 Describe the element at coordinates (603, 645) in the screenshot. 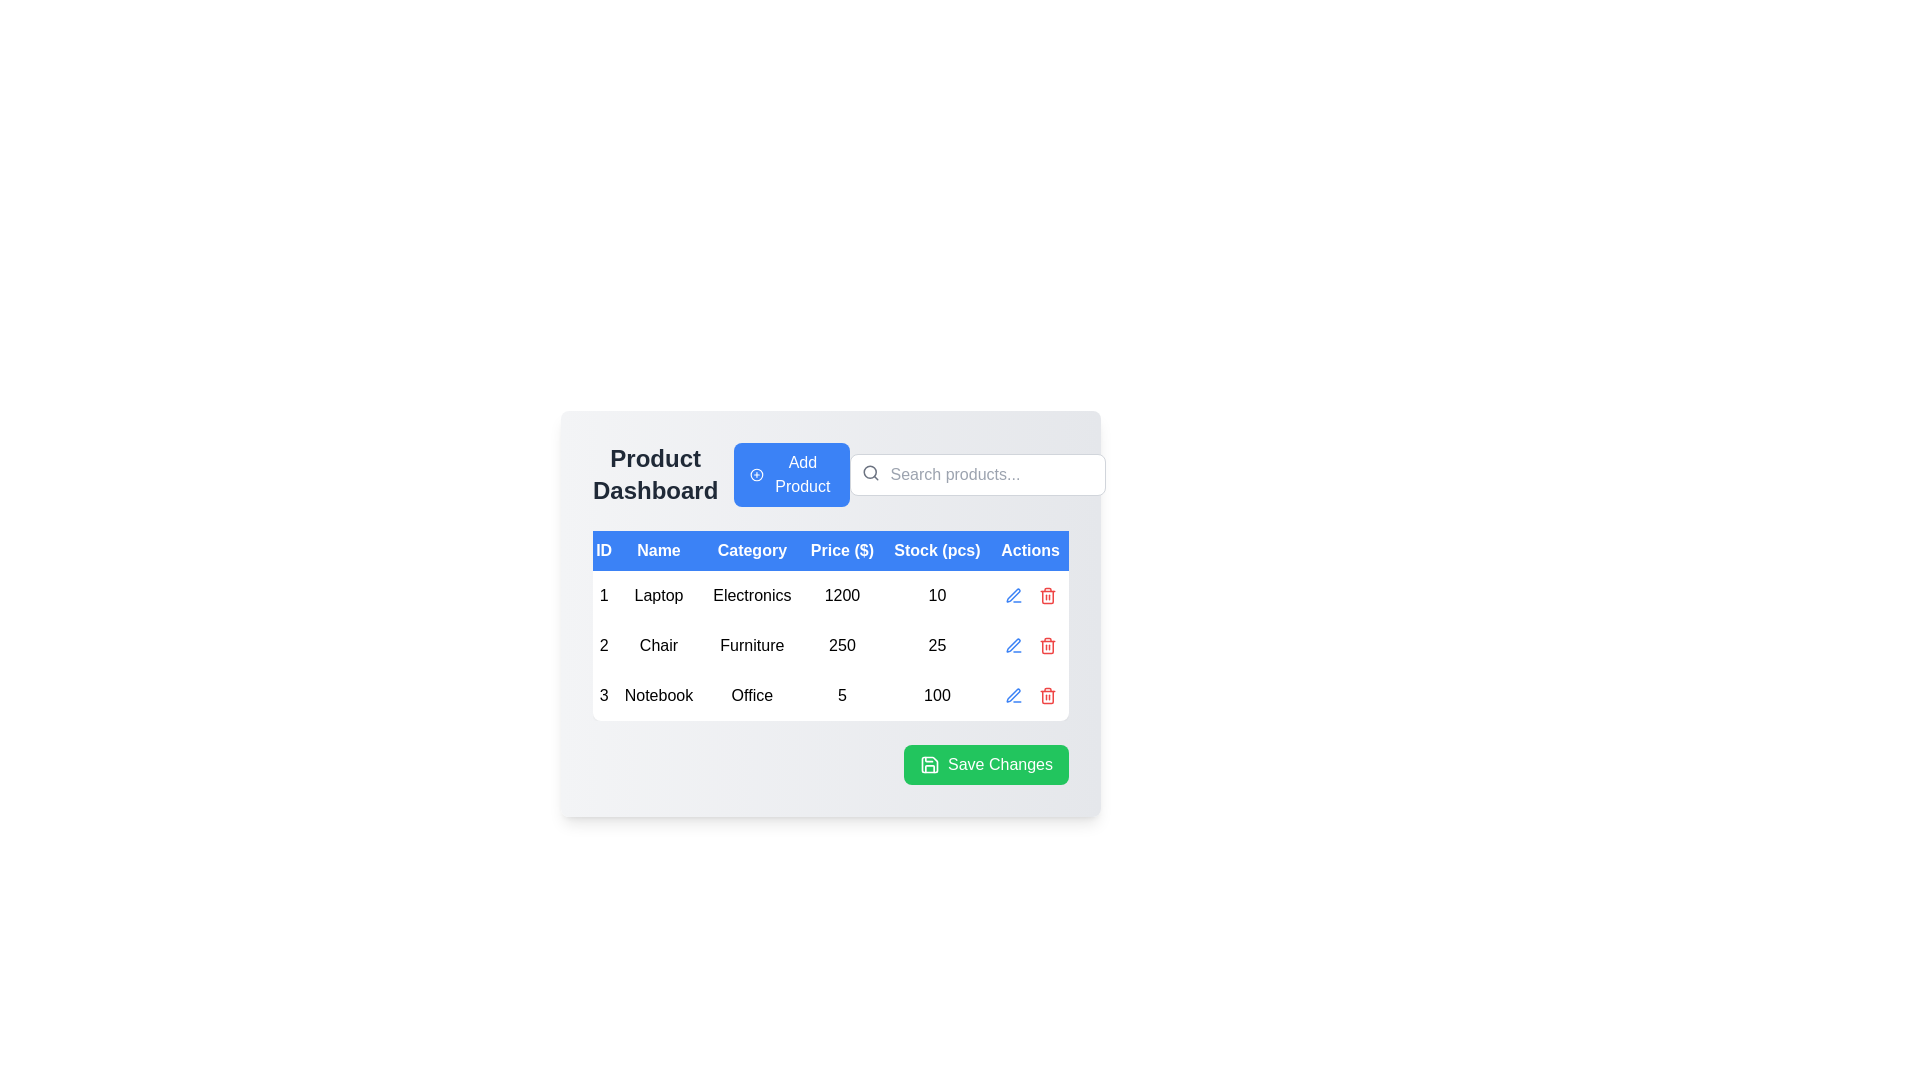

I see `the text display that serves as the unique identifier within the ID column for a product entry in the data table` at that location.